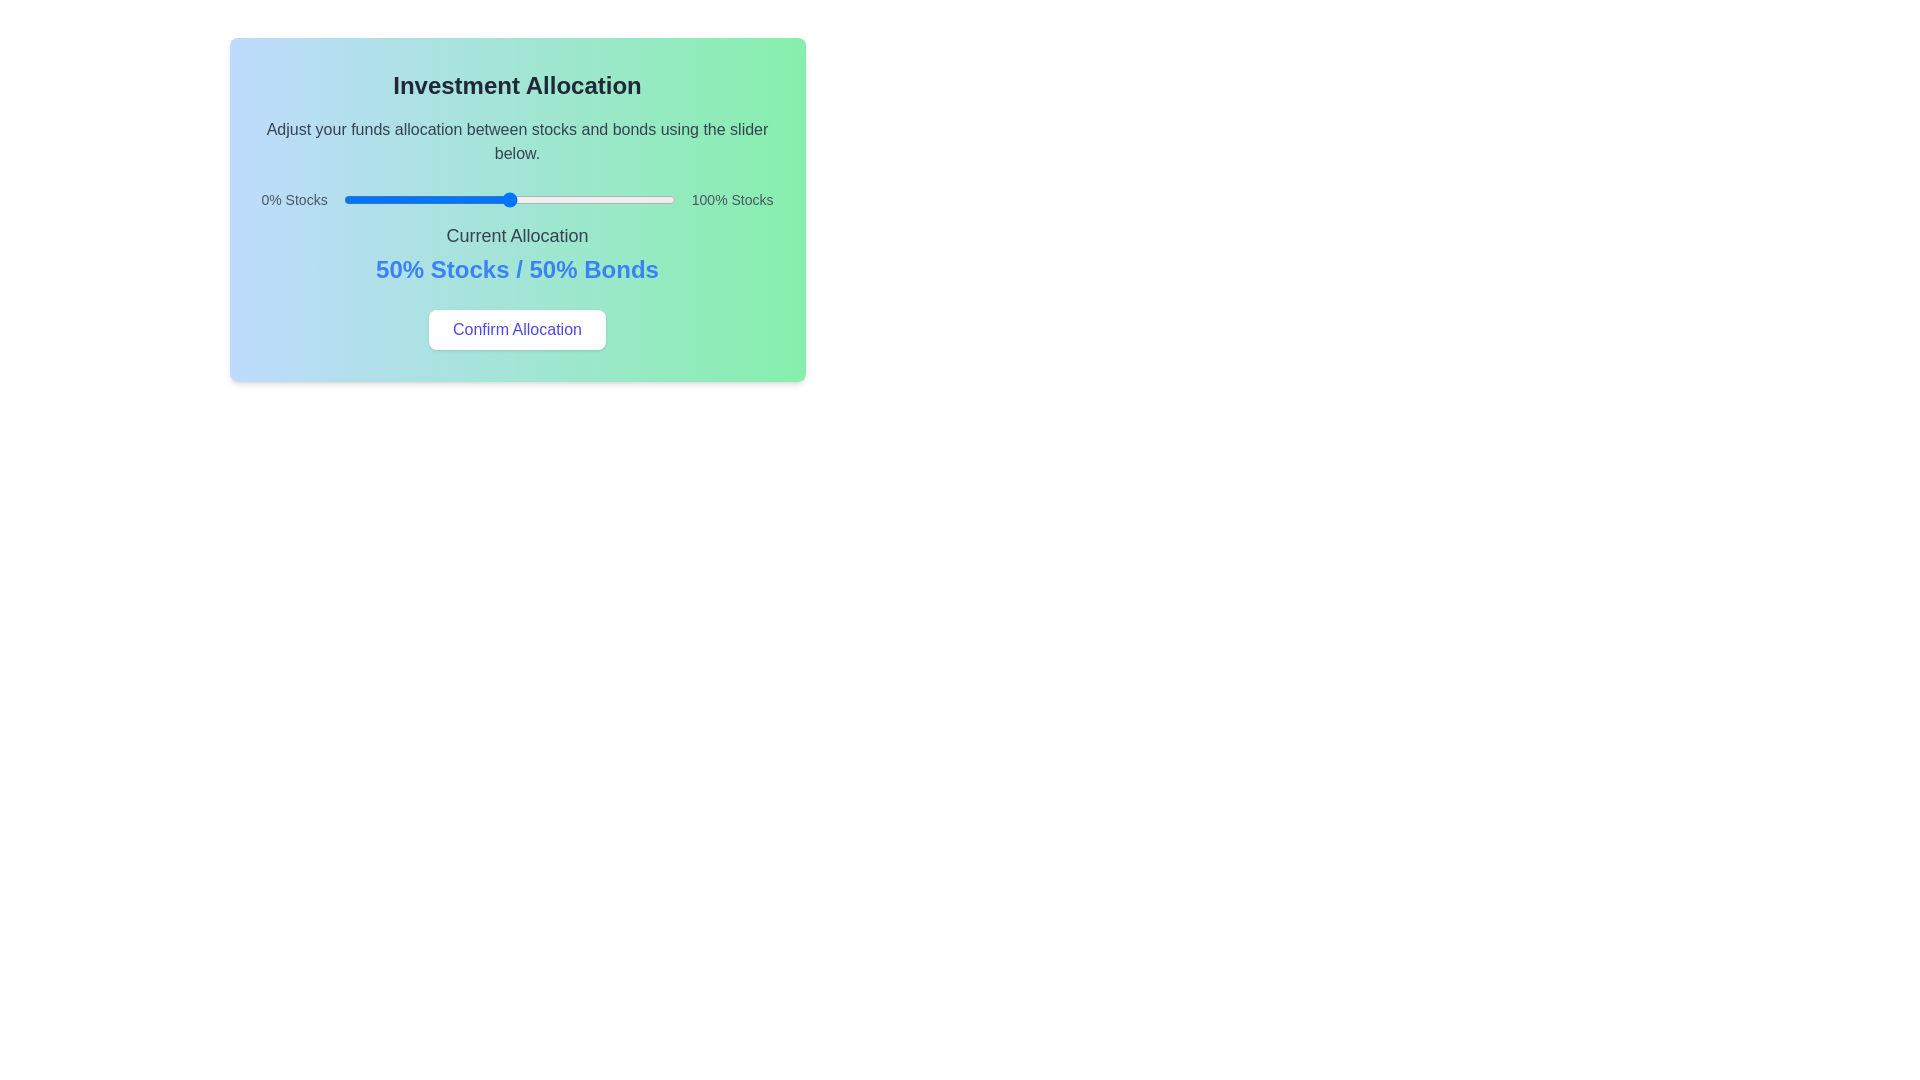 The width and height of the screenshot is (1920, 1080). What do you see at coordinates (561, 200) in the screenshot?
I see `the slider to set the investment allocation to 66% of stocks` at bounding box center [561, 200].